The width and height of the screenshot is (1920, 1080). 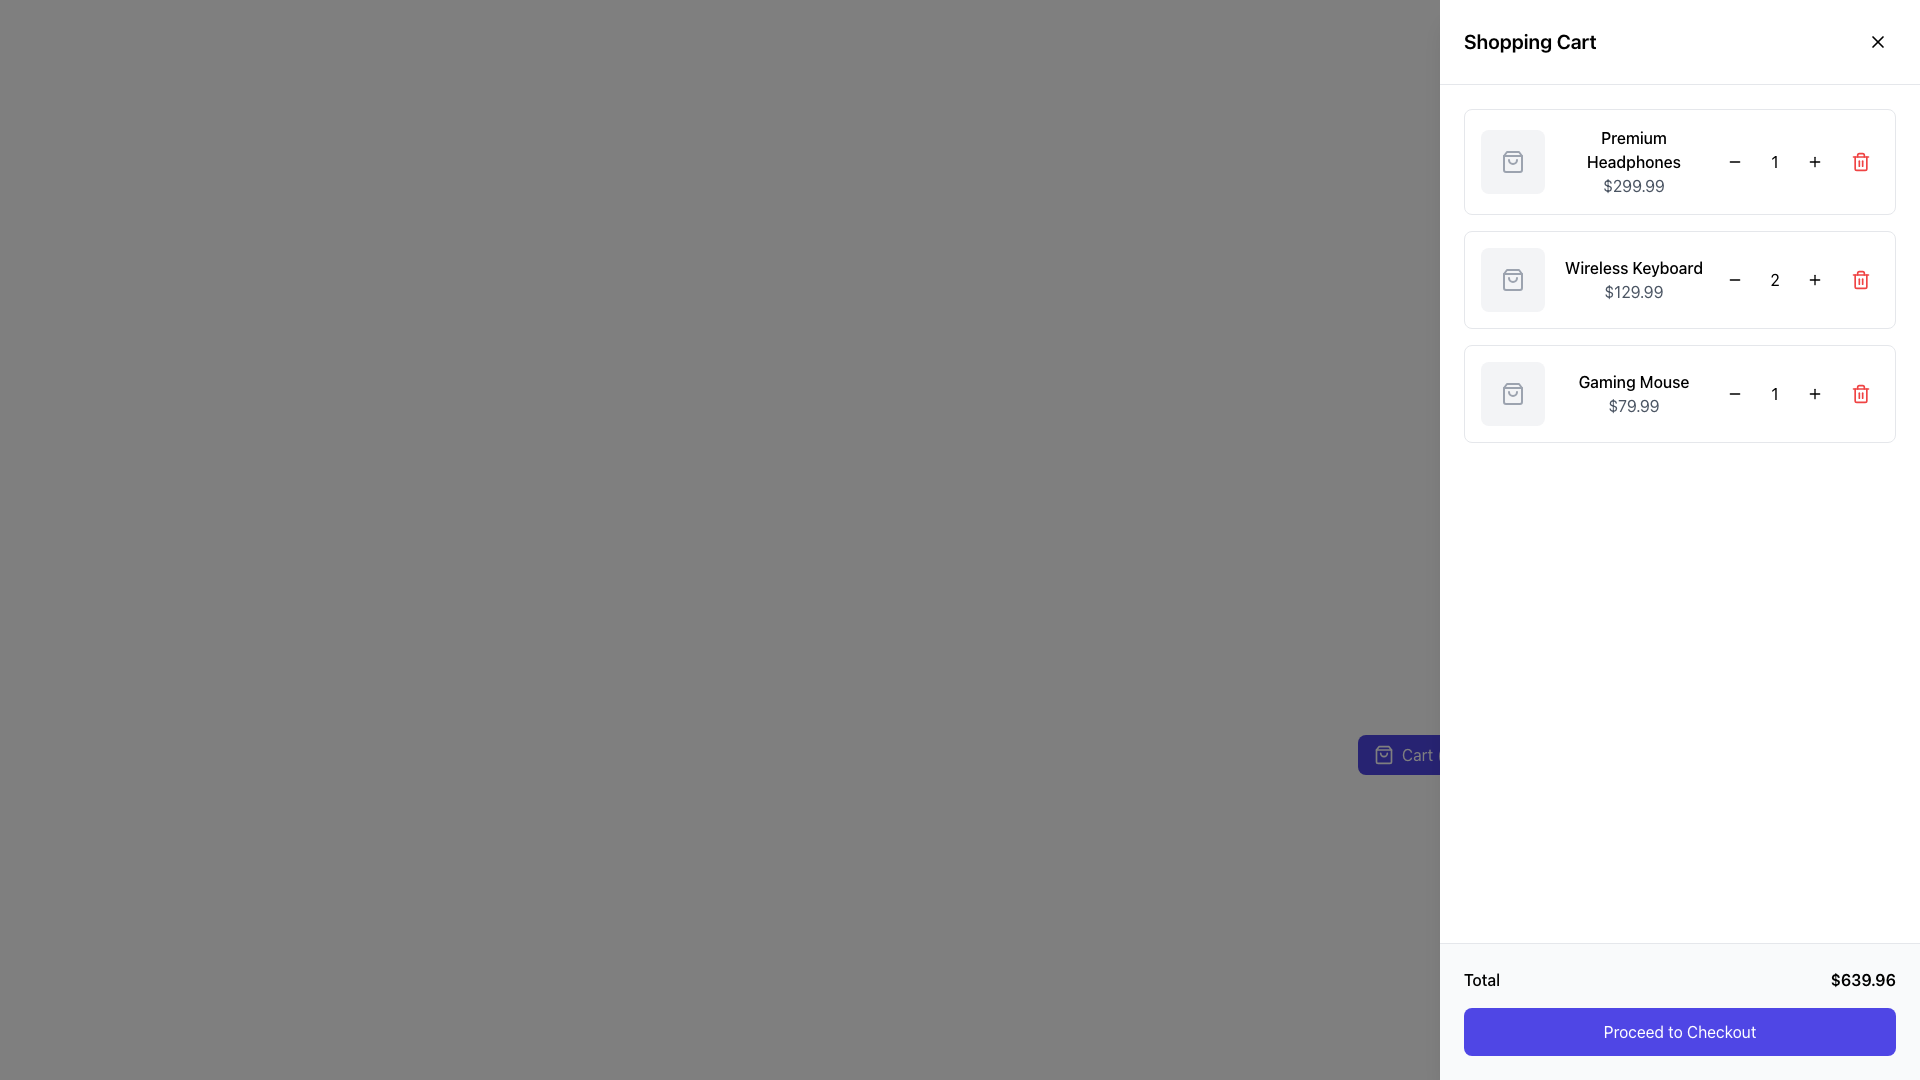 I want to click on the text of the 'Gaming Mouse' product information display component located in the third row of the shopping cart for copying purposes, so click(x=1633, y=393).